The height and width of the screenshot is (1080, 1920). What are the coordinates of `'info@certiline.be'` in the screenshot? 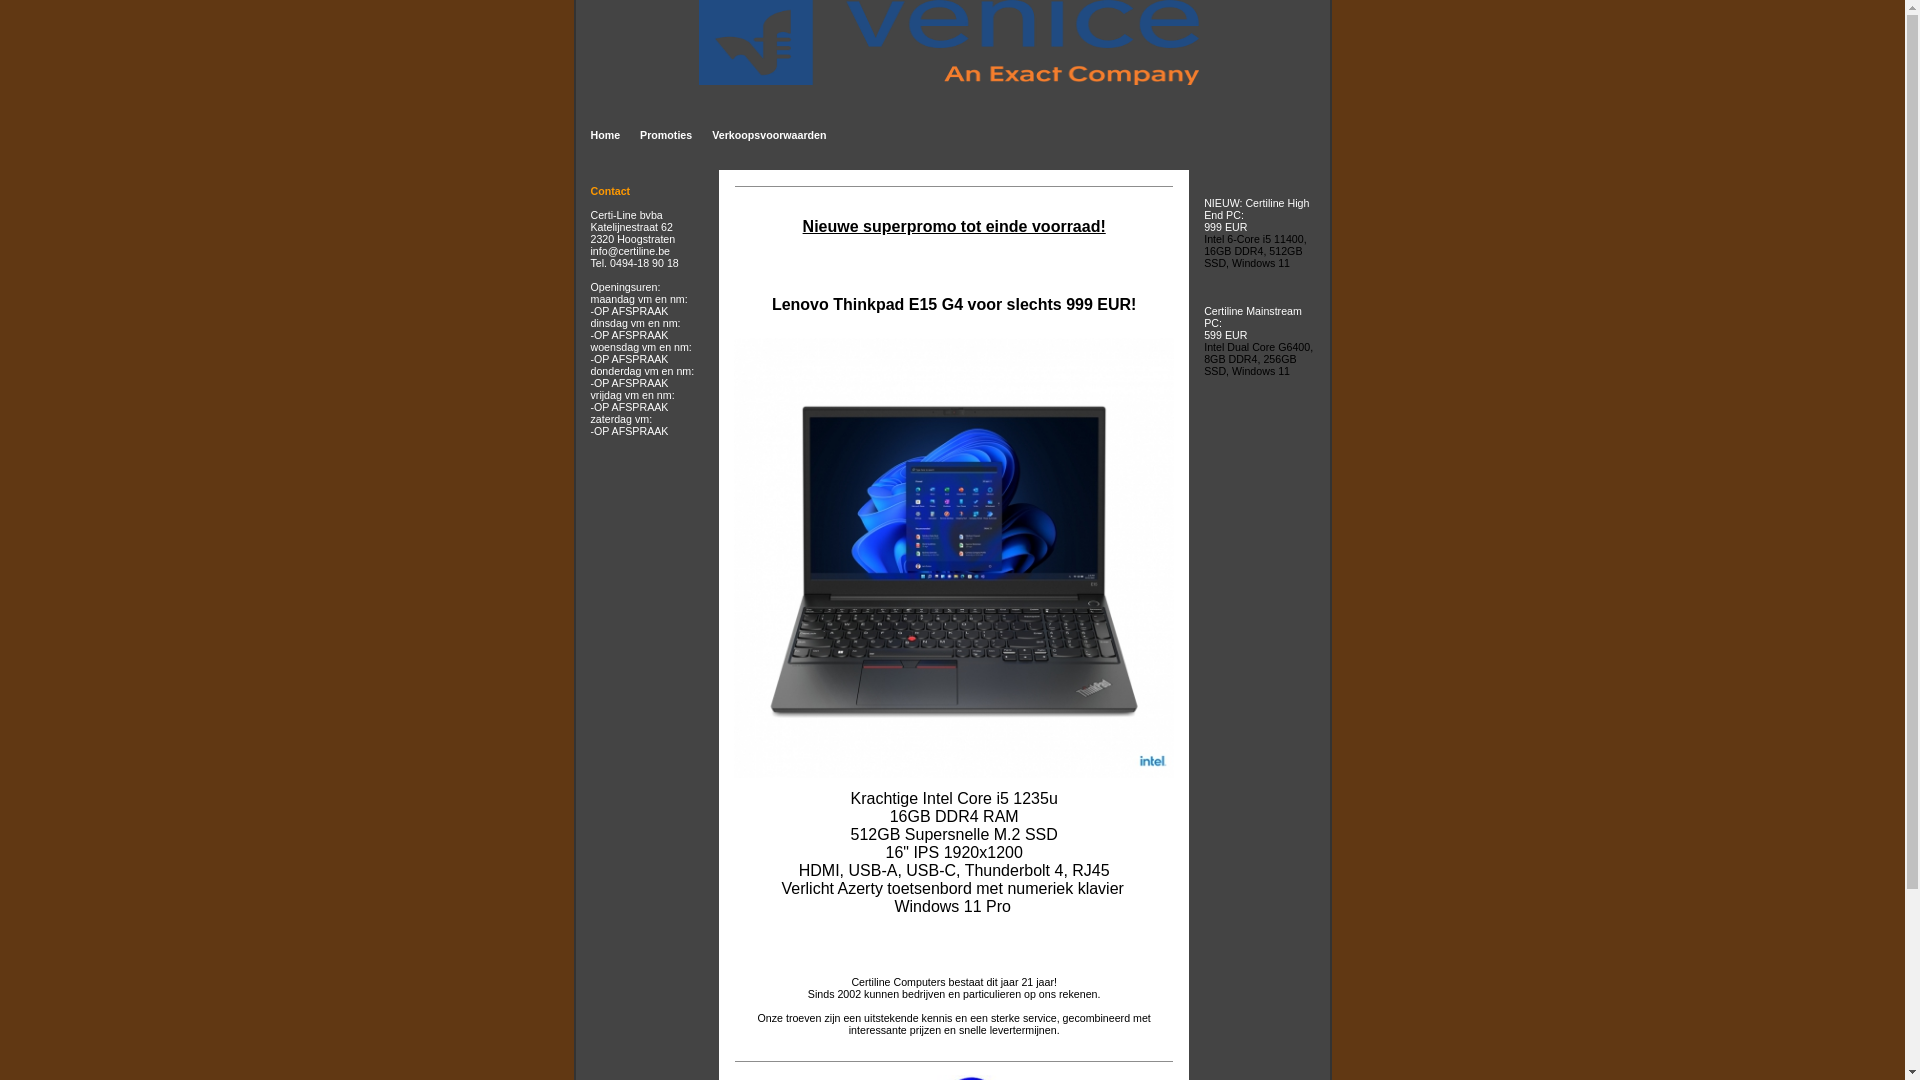 It's located at (628, 249).